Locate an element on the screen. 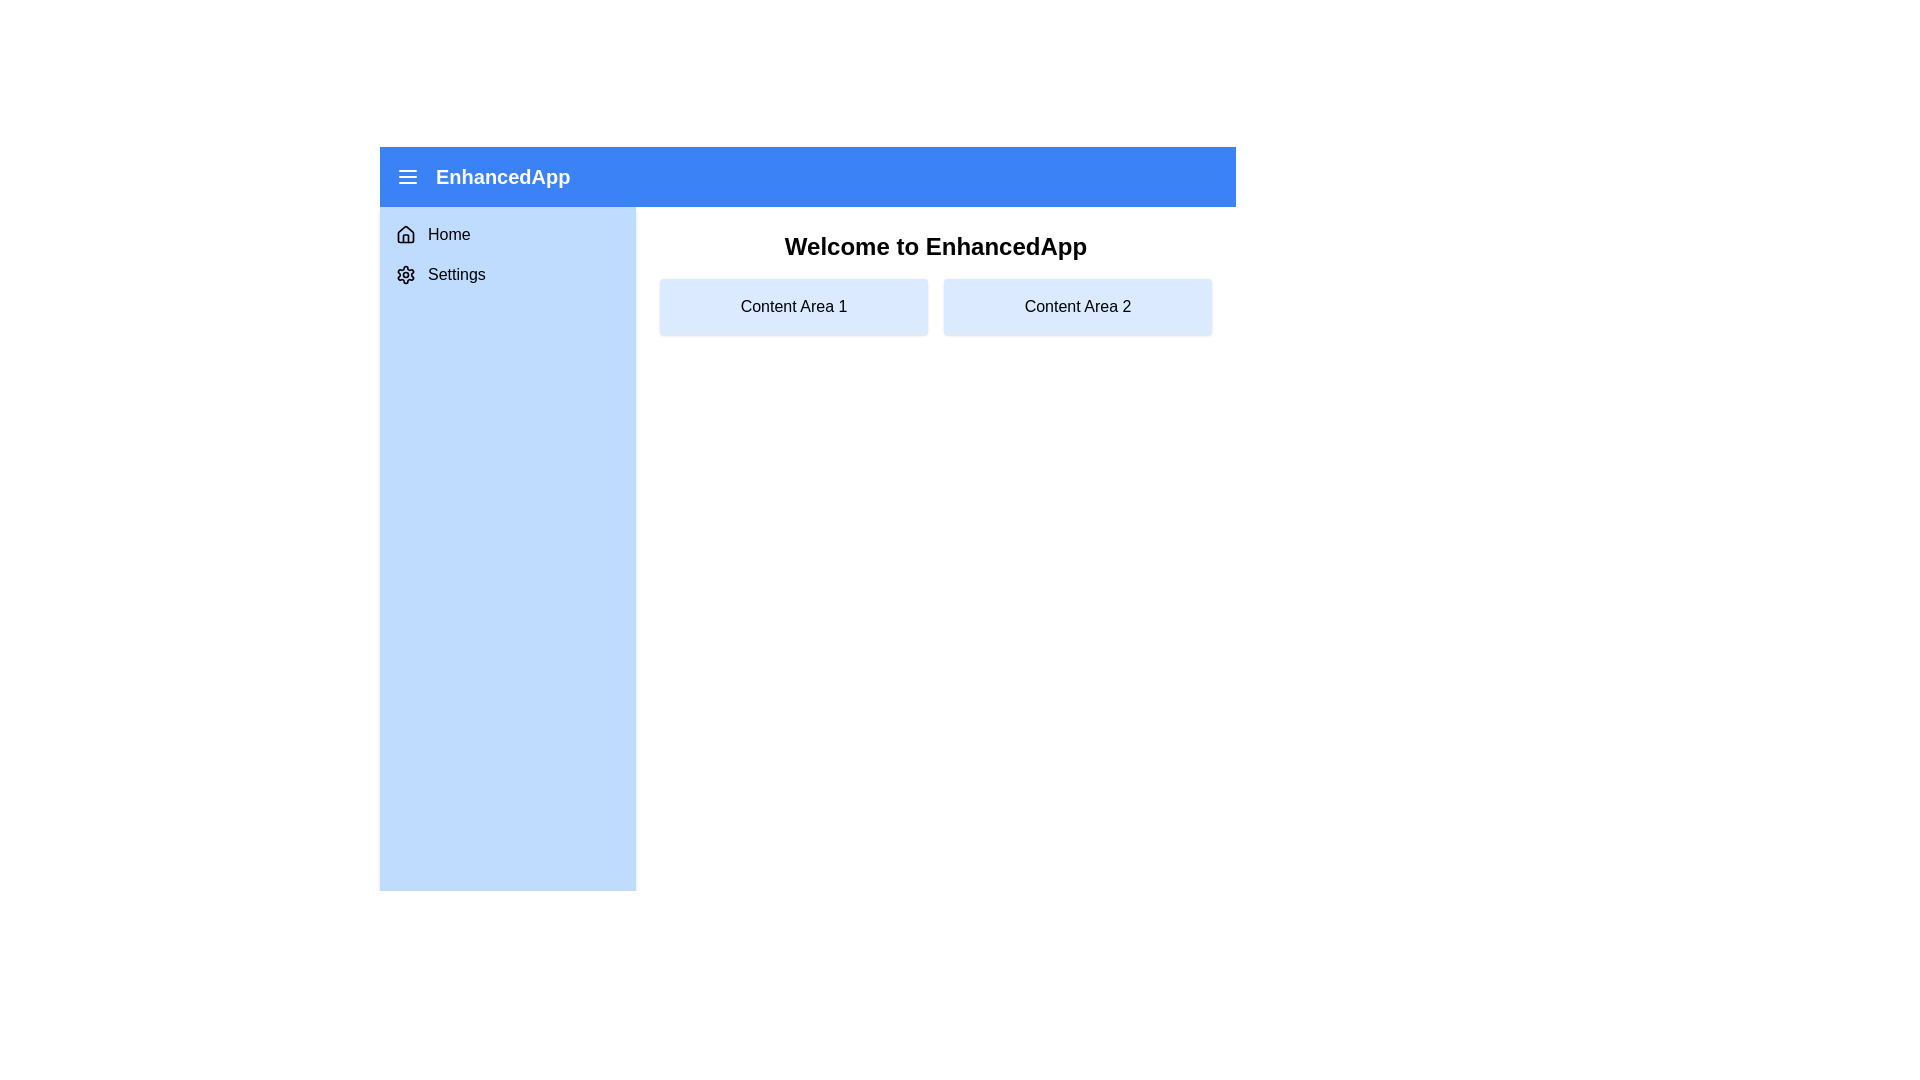 The width and height of the screenshot is (1920, 1080). the highly stylized cogwheel icon in the sidebar menu is located at coordinates (405, 274).